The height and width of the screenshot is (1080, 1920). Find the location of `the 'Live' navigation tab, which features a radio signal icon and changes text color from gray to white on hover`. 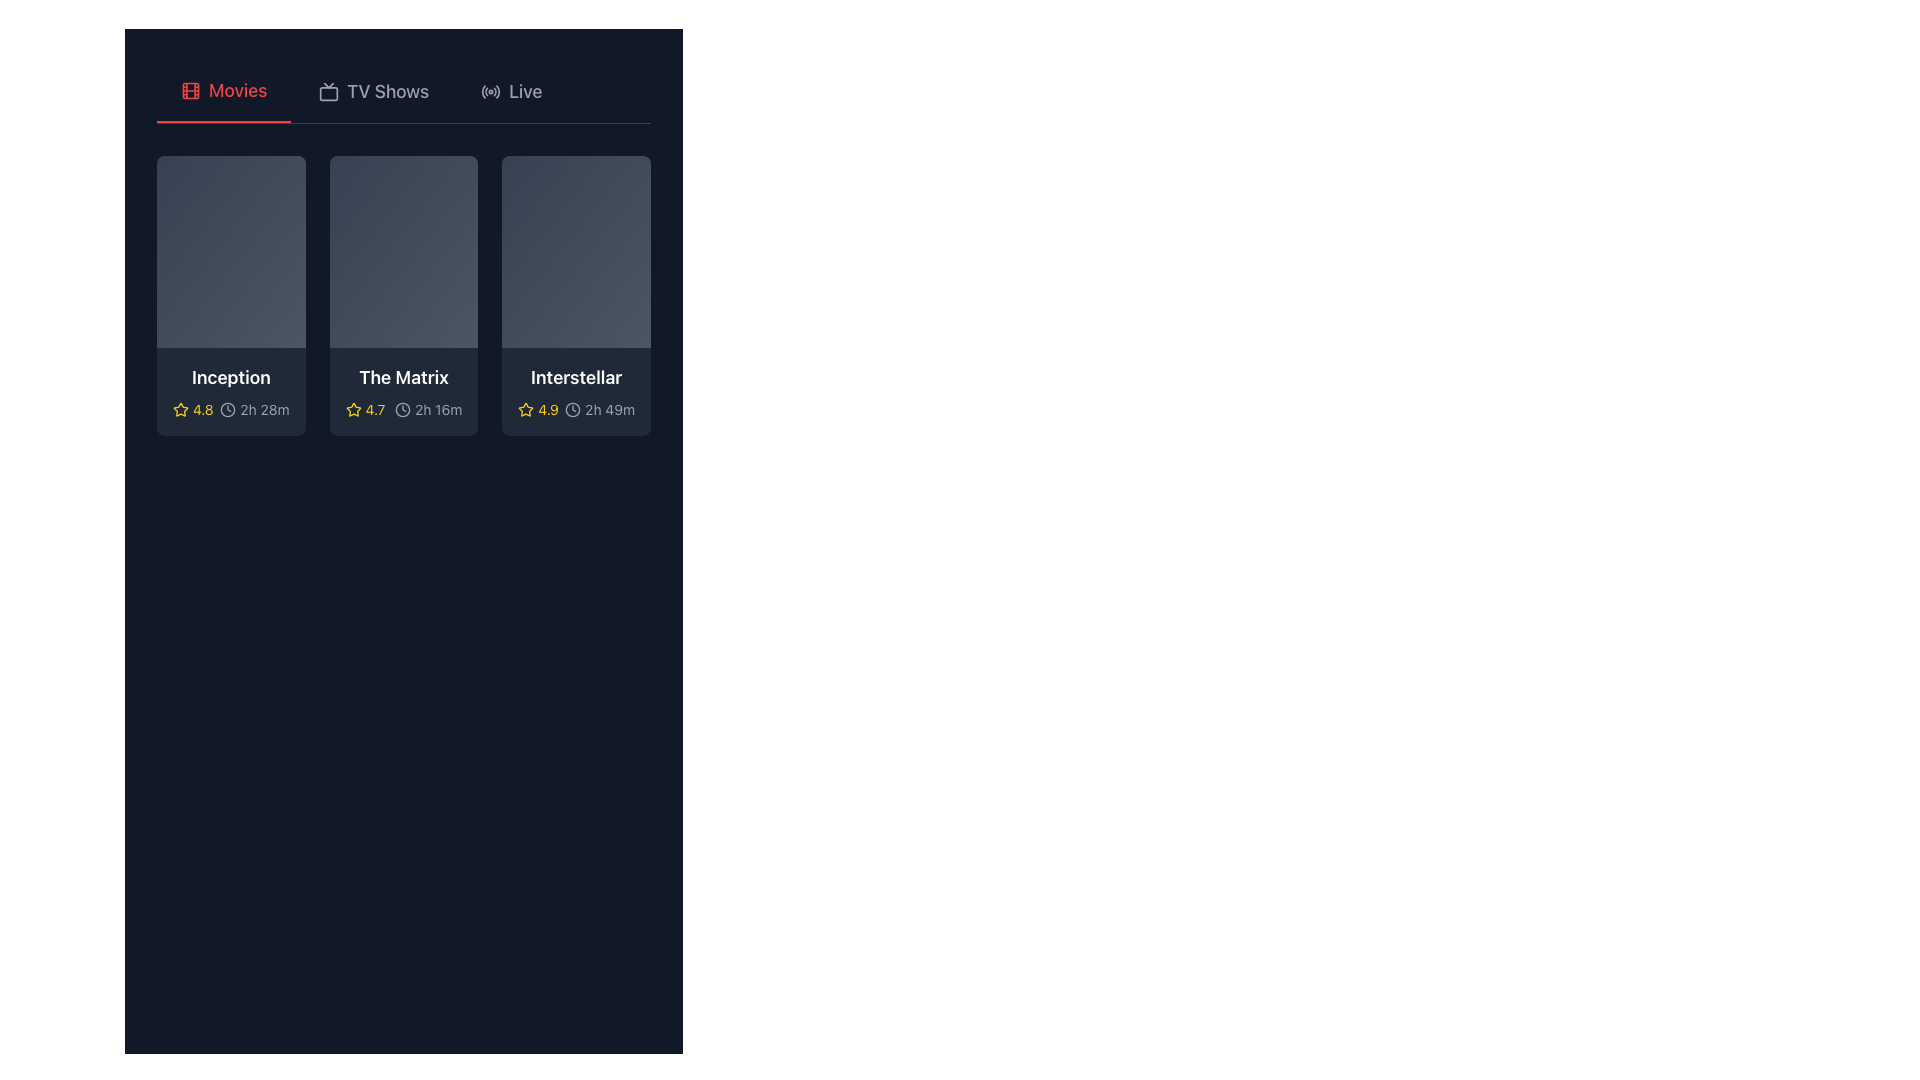

the 'Live' navigation tab, which features a radio signal icon and changes text color from gray to white on hover is located at coordinates (511, 92).